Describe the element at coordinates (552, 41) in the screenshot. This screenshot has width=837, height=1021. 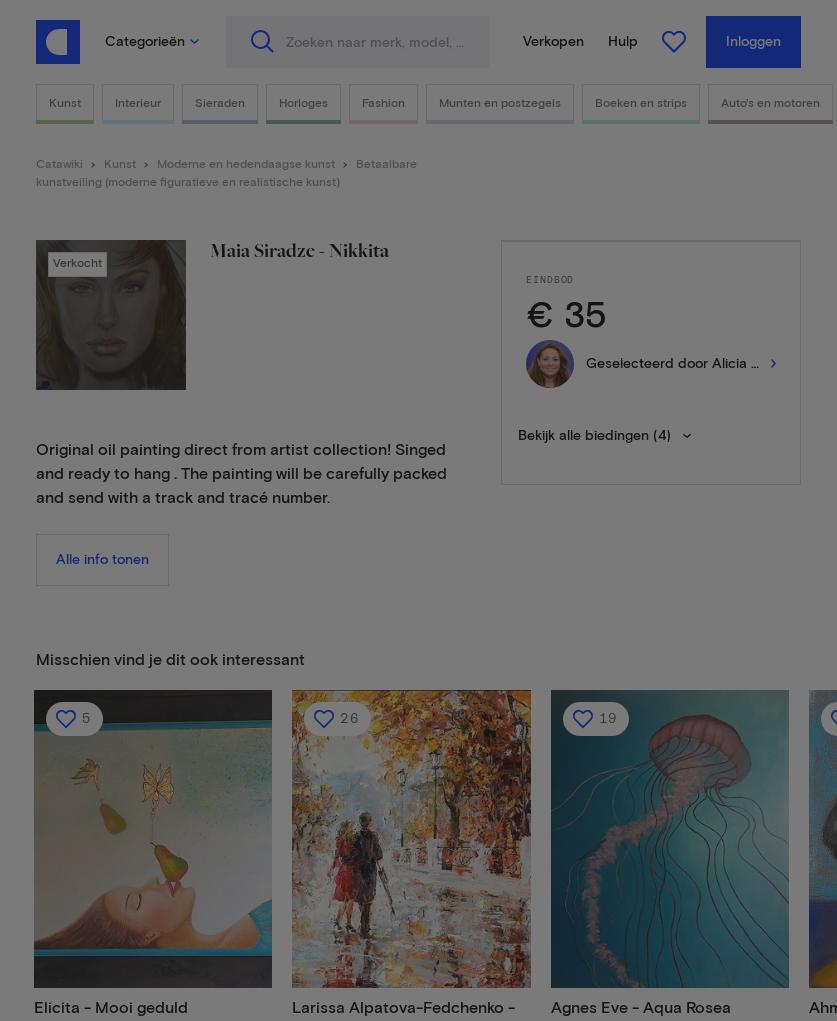
I see `'Verkopen'` at that location.